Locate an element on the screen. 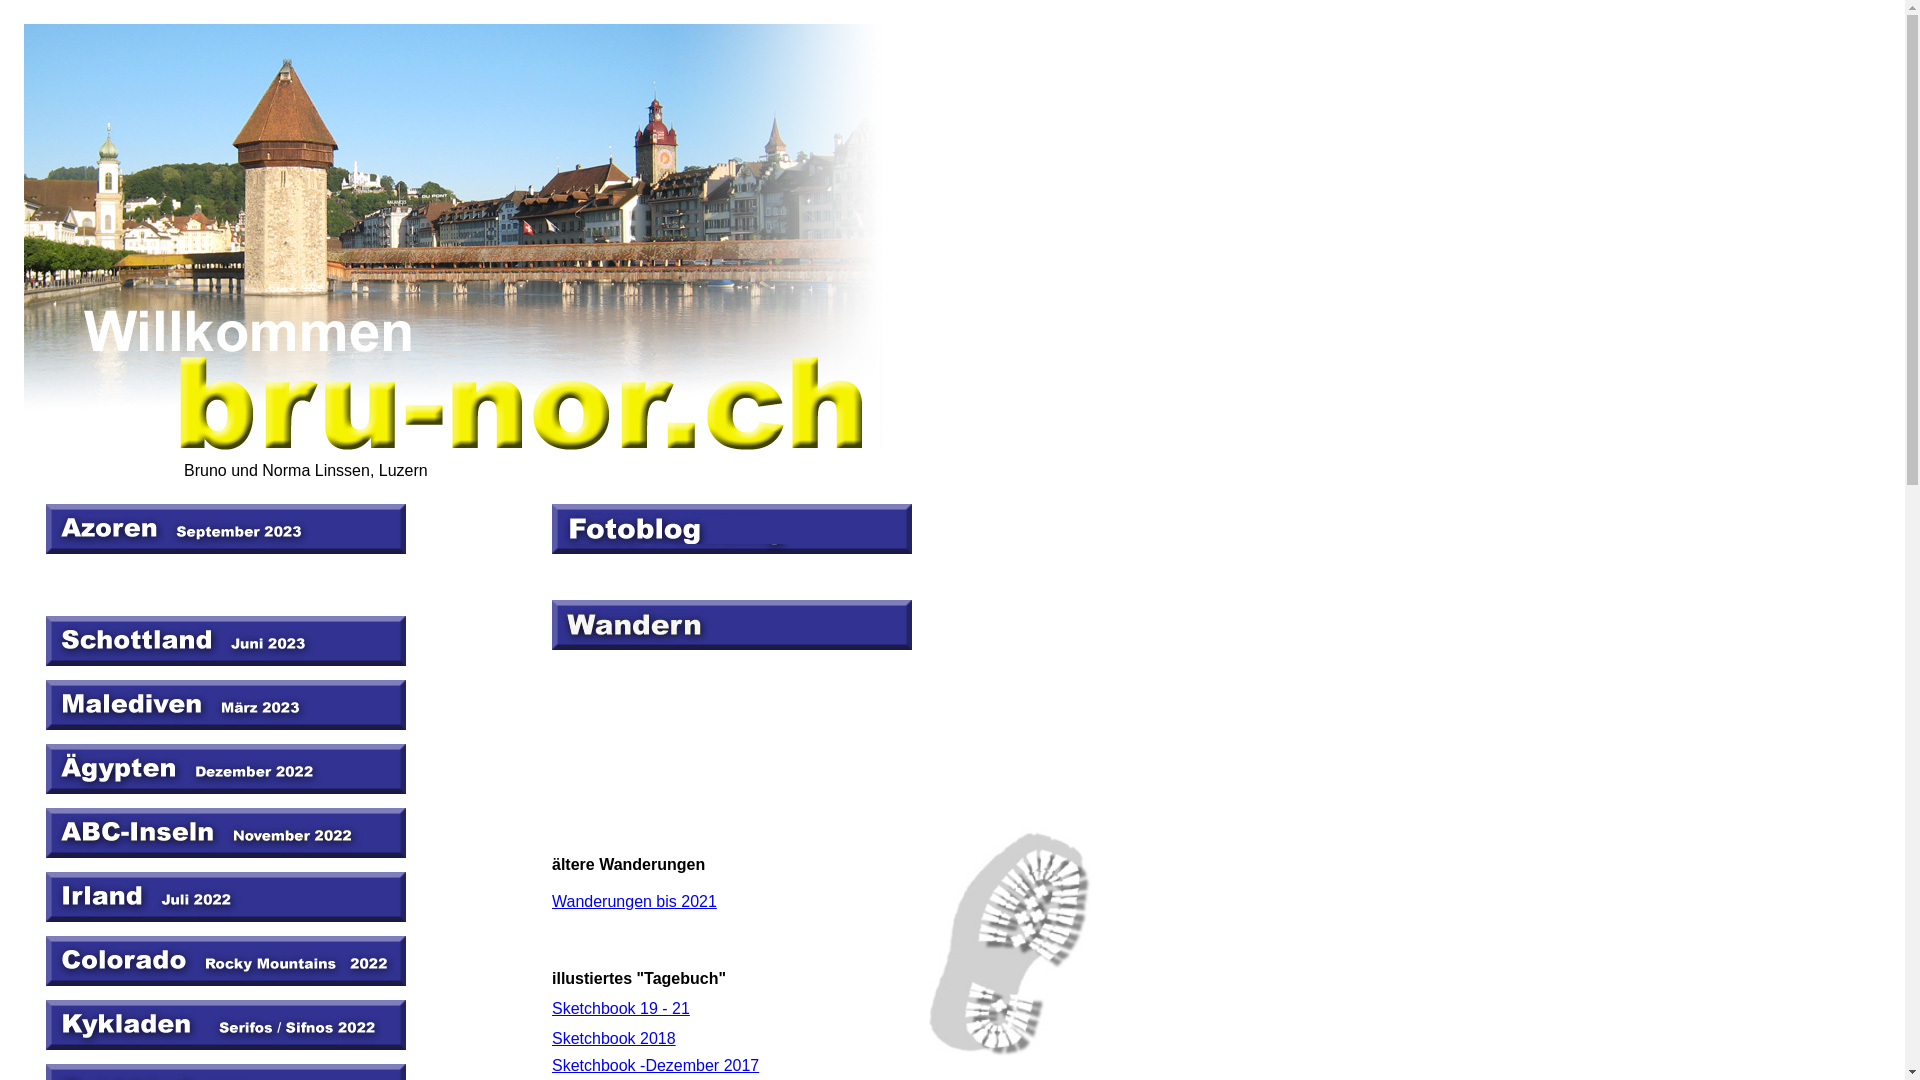  'Wanderungen bis 2021' is located at coordinates (633, 901).